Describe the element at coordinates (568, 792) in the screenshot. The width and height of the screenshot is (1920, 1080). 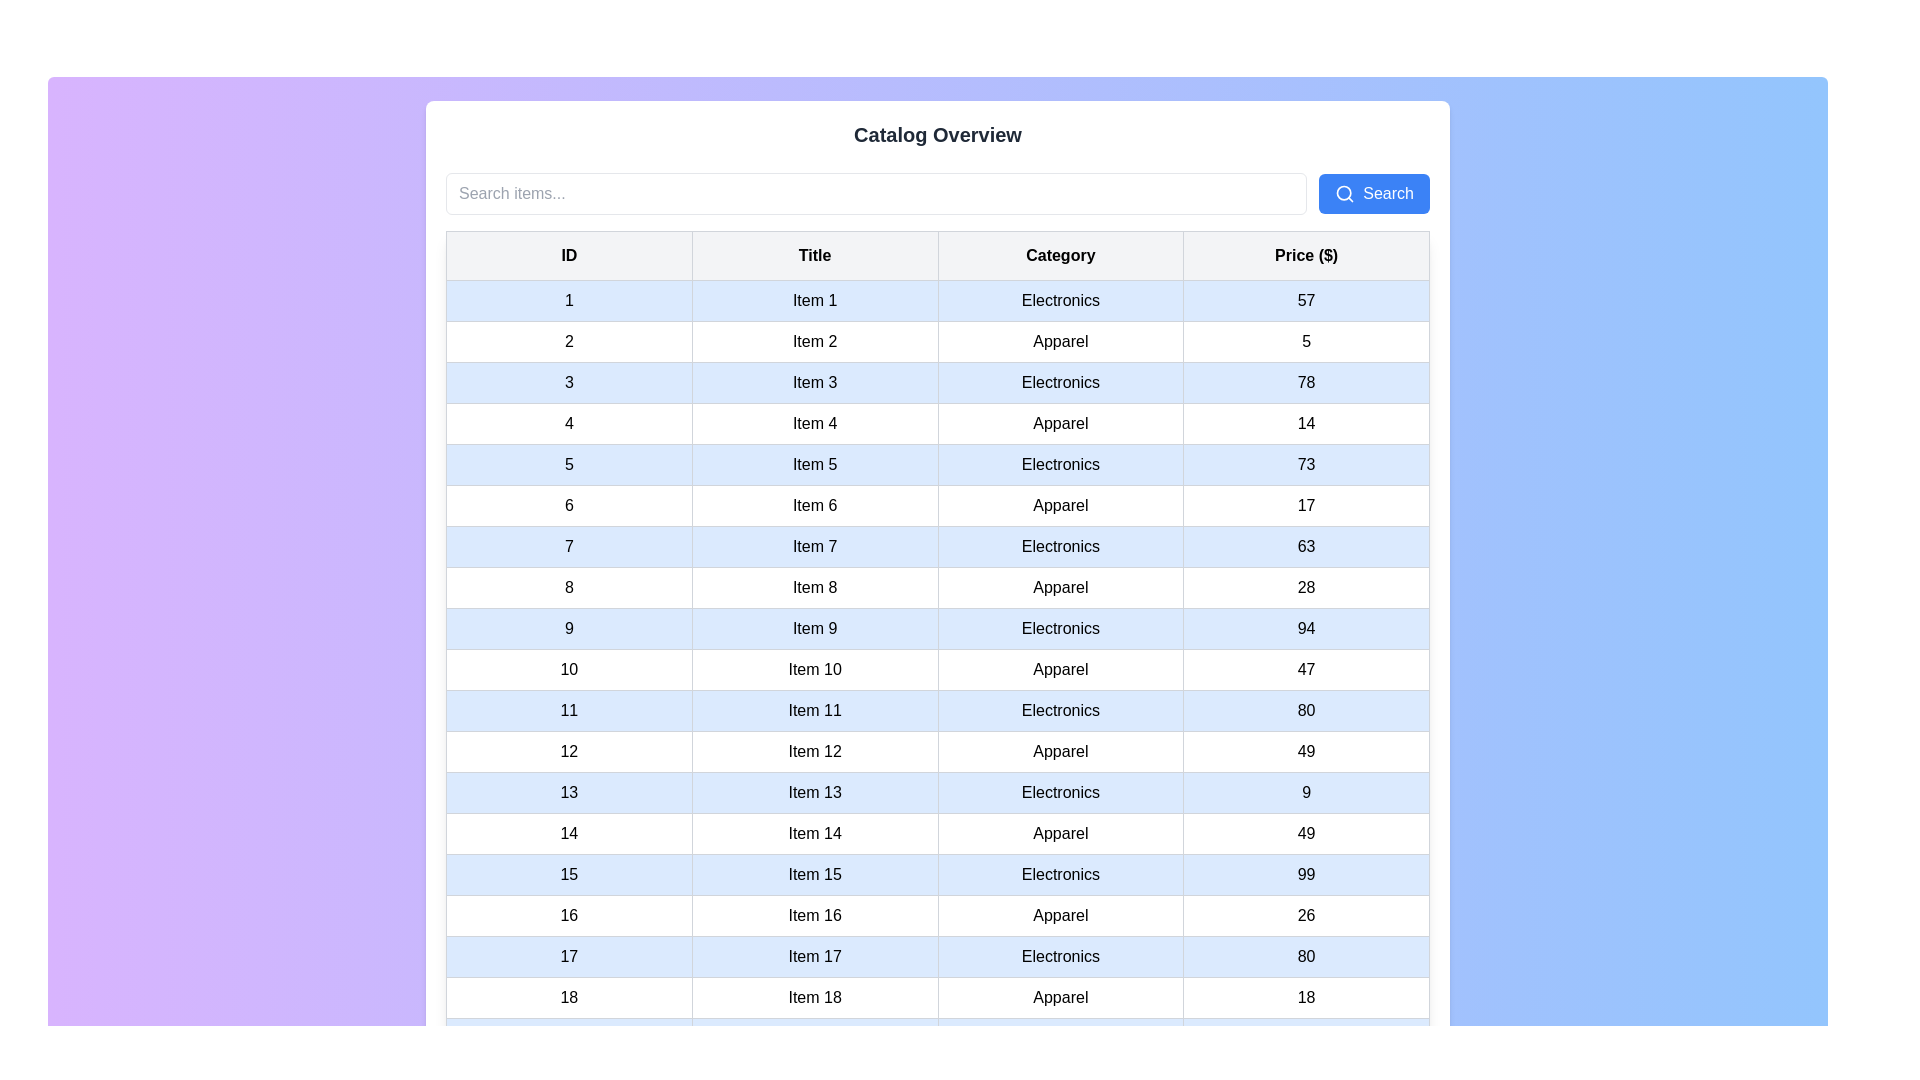
I see `the table cell displaying the text '13', which is the first cell in the row for 'Item 13', characterized by a light blue background and center-aligned black text` at that location.